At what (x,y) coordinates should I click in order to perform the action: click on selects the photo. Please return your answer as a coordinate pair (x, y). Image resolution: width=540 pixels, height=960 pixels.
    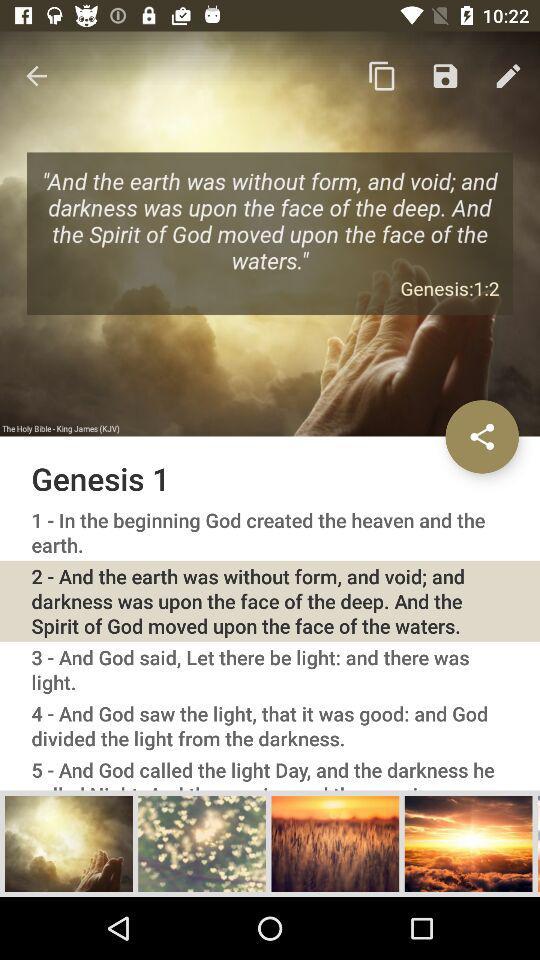
    Looking at the image, I should click on (468, 842).